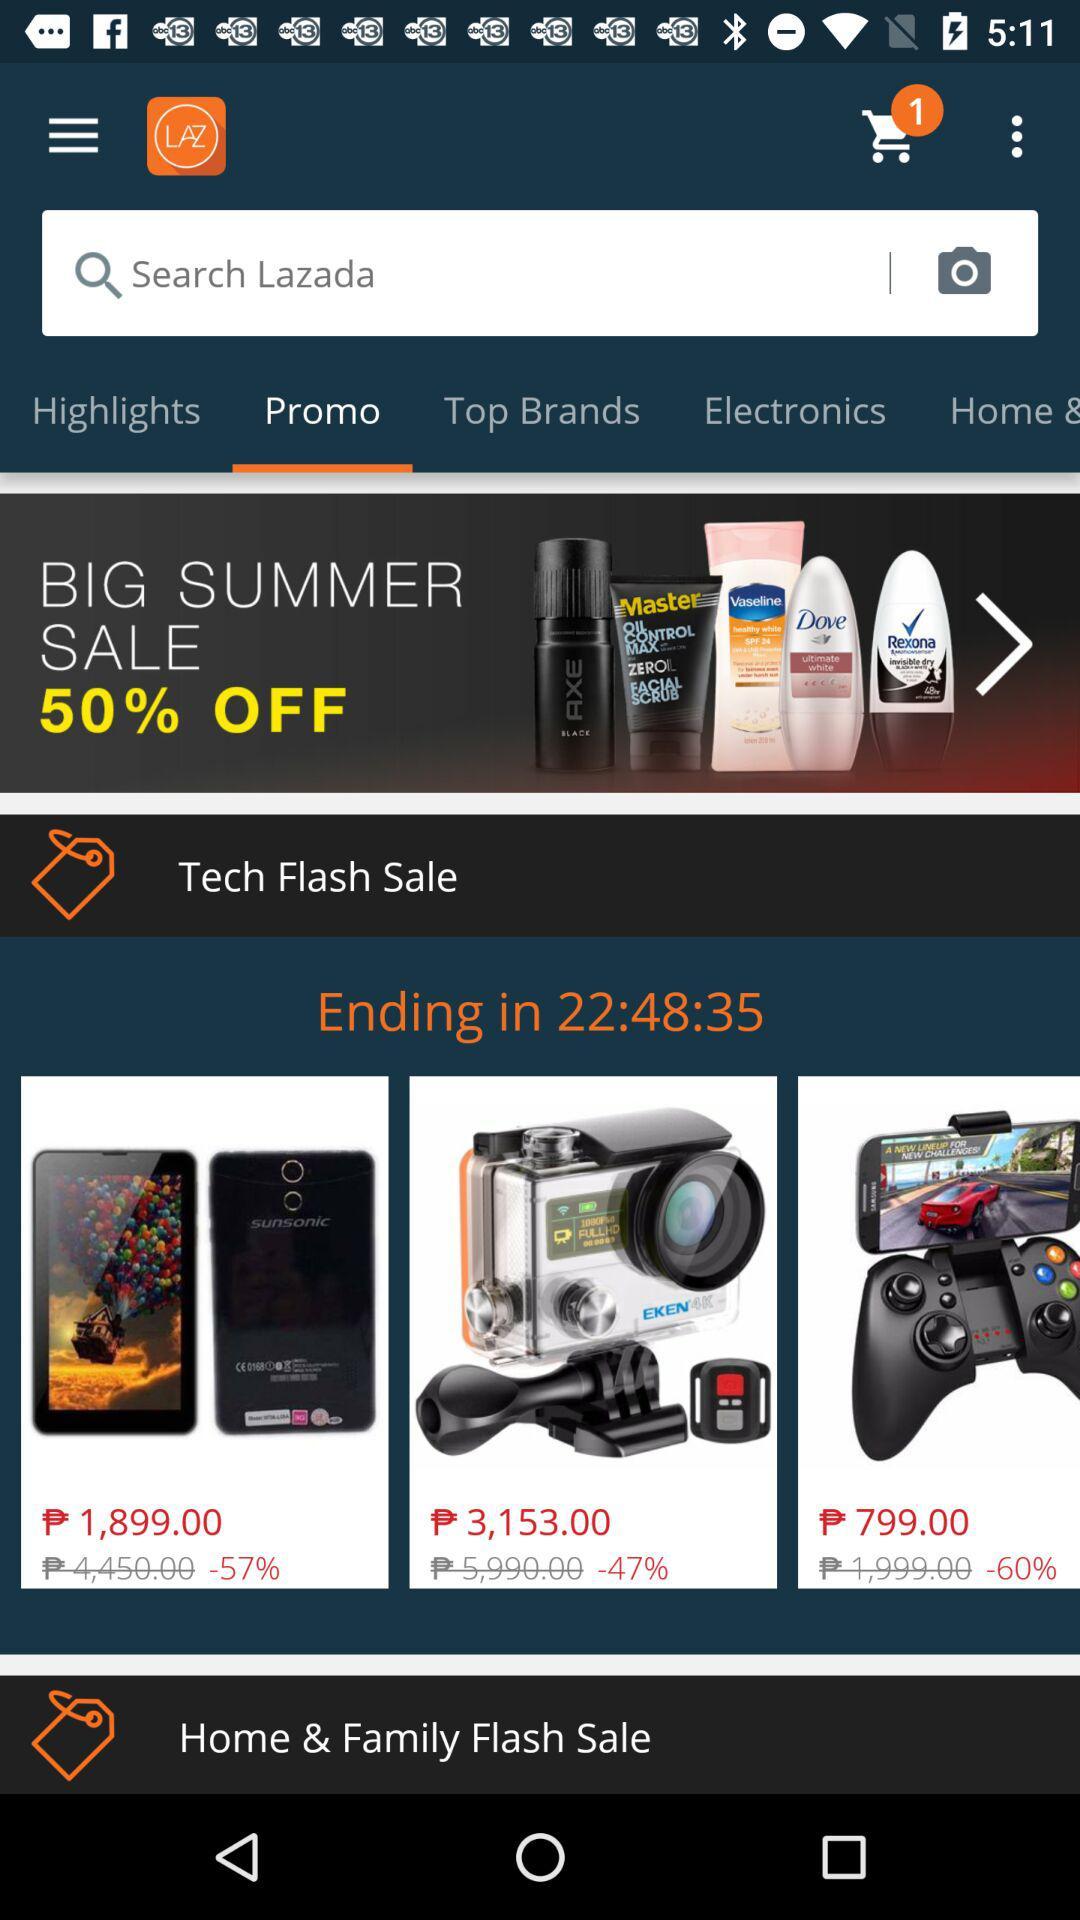 The width and height of the screenshot is (1080, 1920). Describe the element at coordinates (72, 135) in the screenshot. I see `back` at that location.